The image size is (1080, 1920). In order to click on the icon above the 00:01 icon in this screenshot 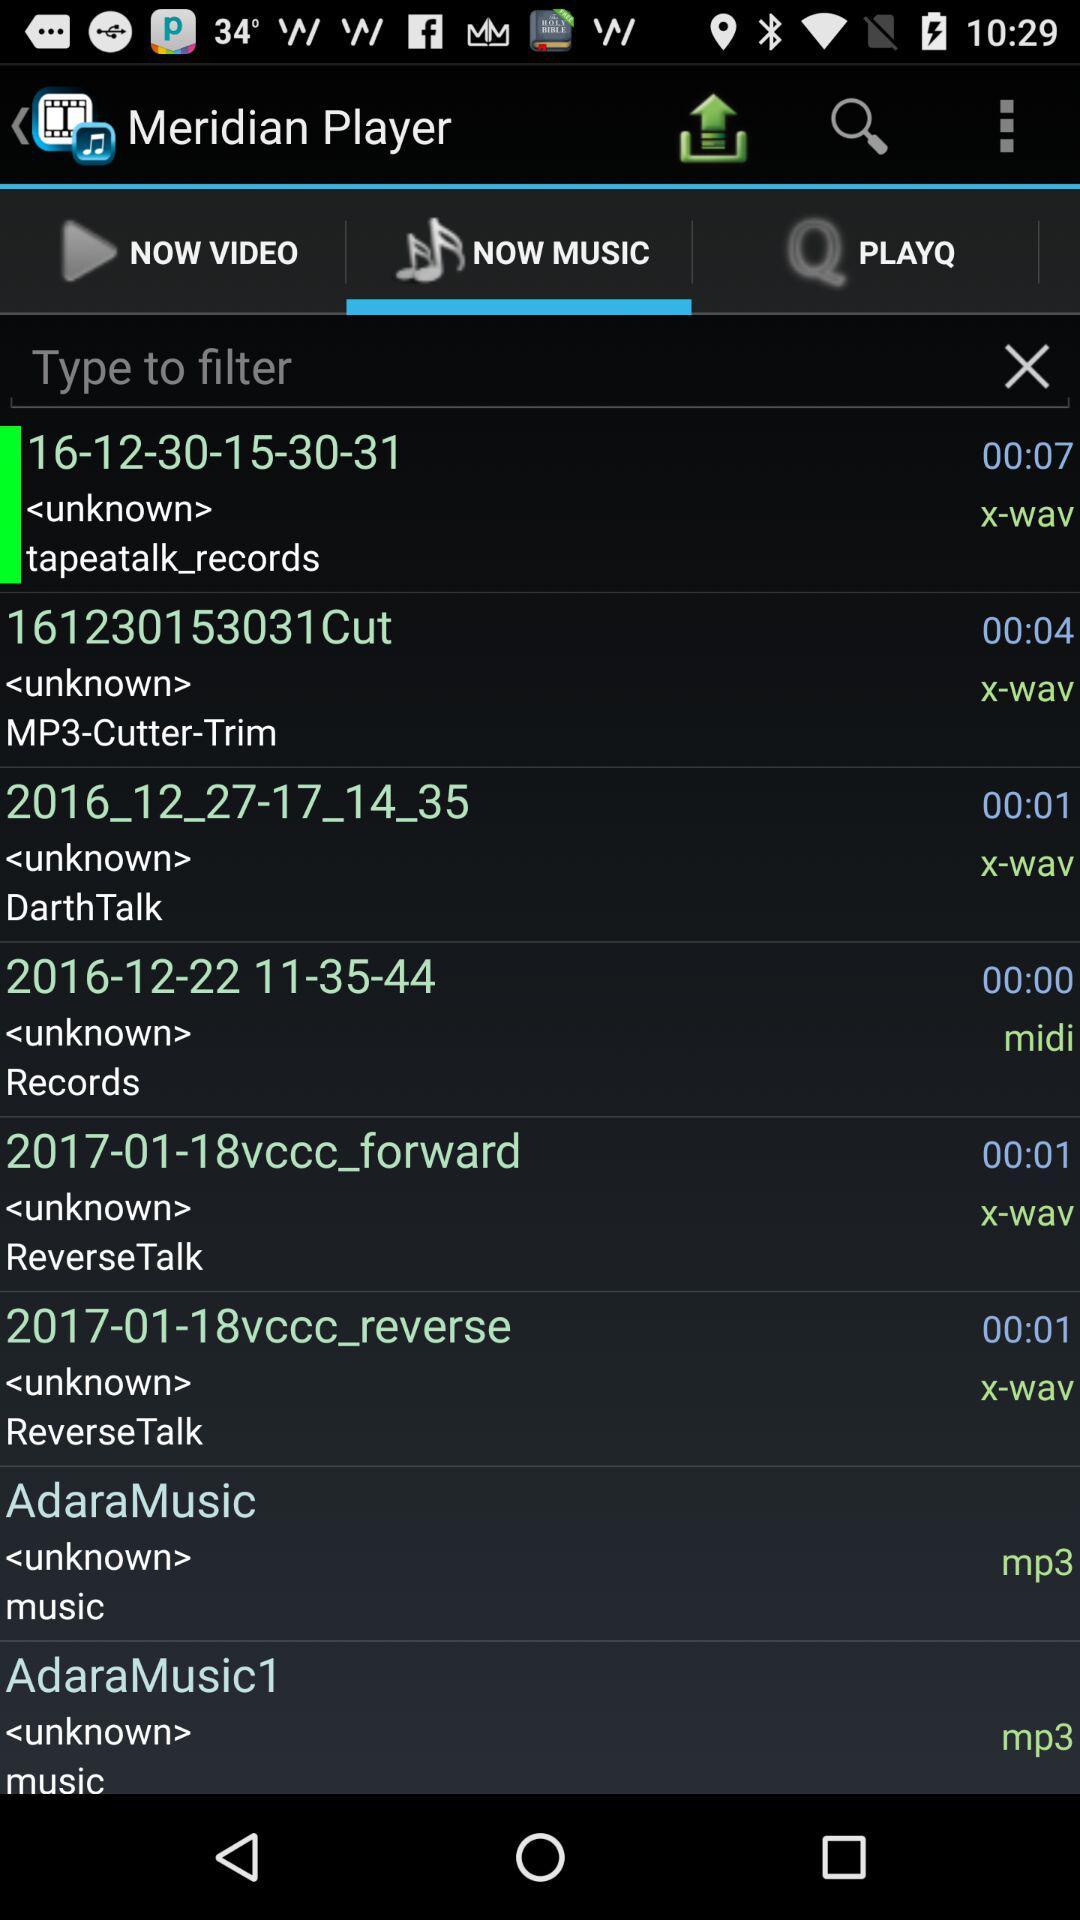, I will do `click(1038, 1036)`.